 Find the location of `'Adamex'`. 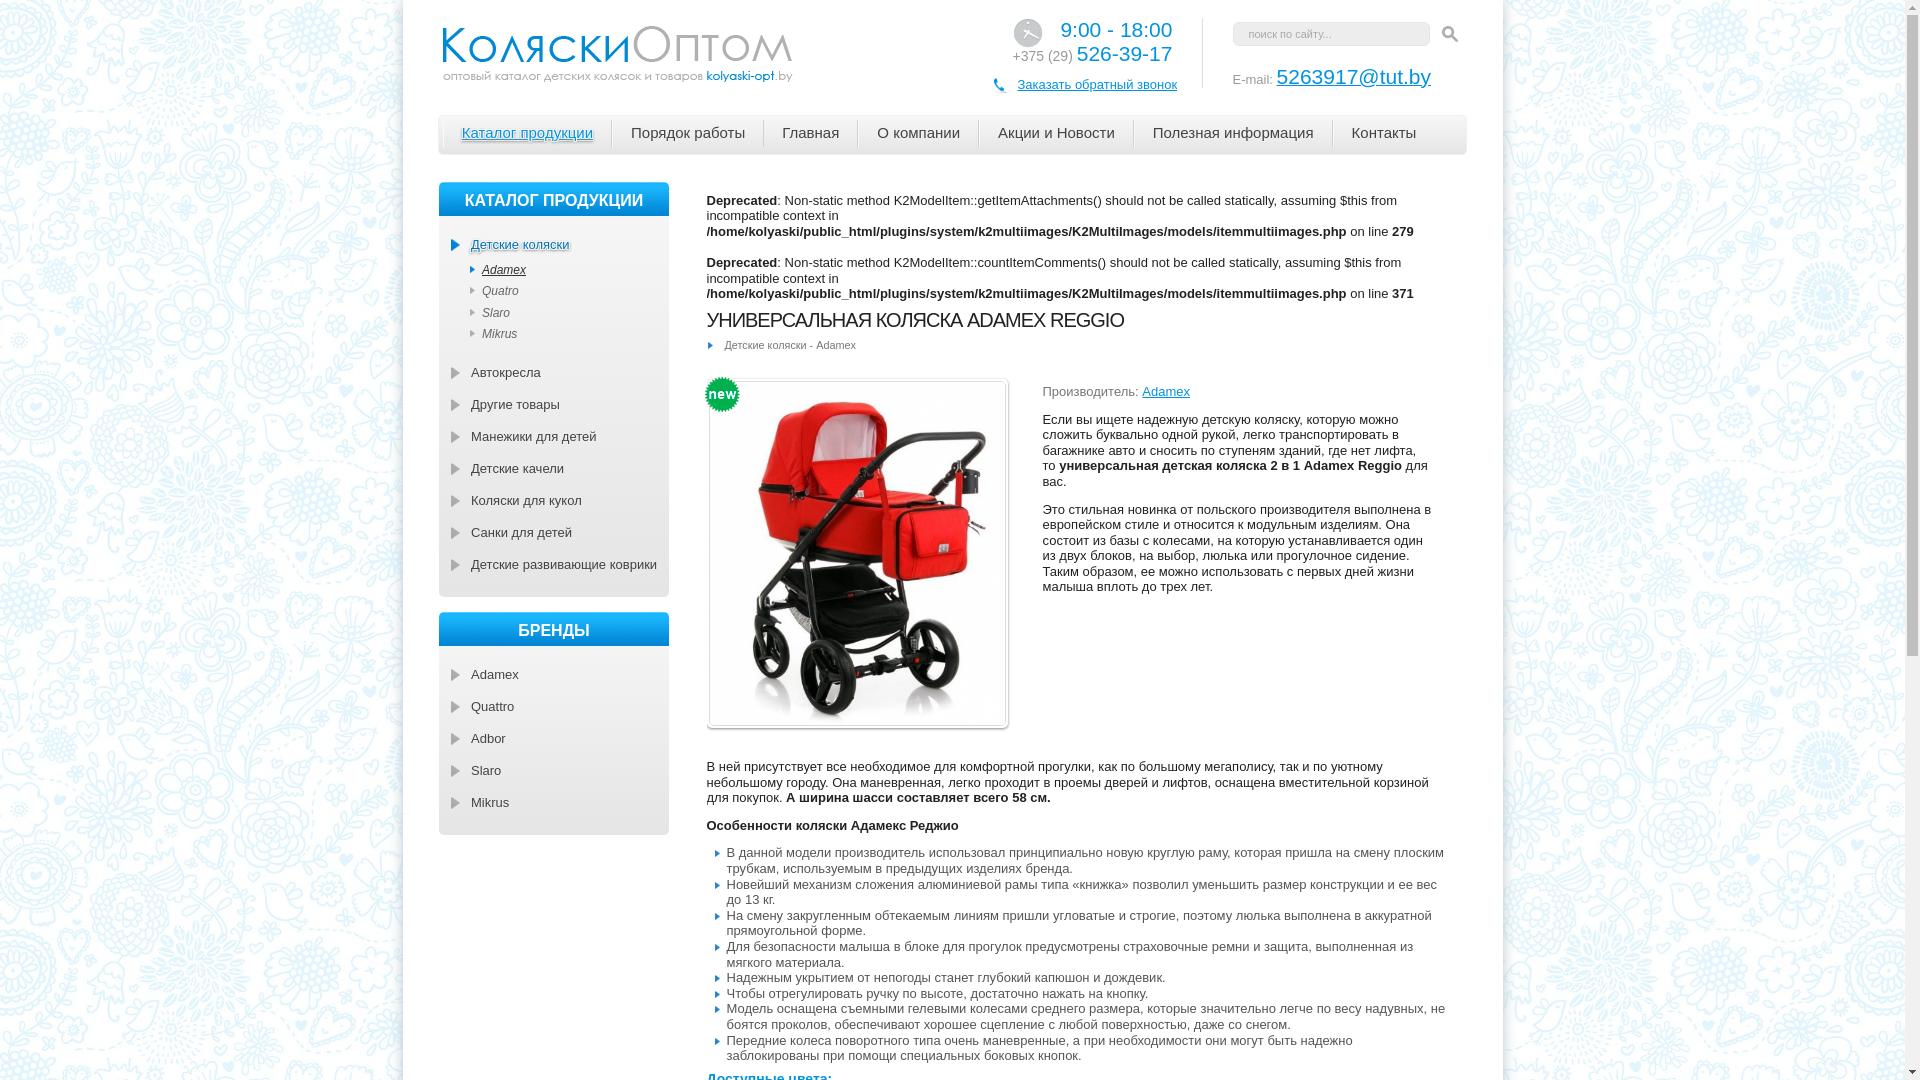

'Adamex' is located at coordinates (1166, 391).